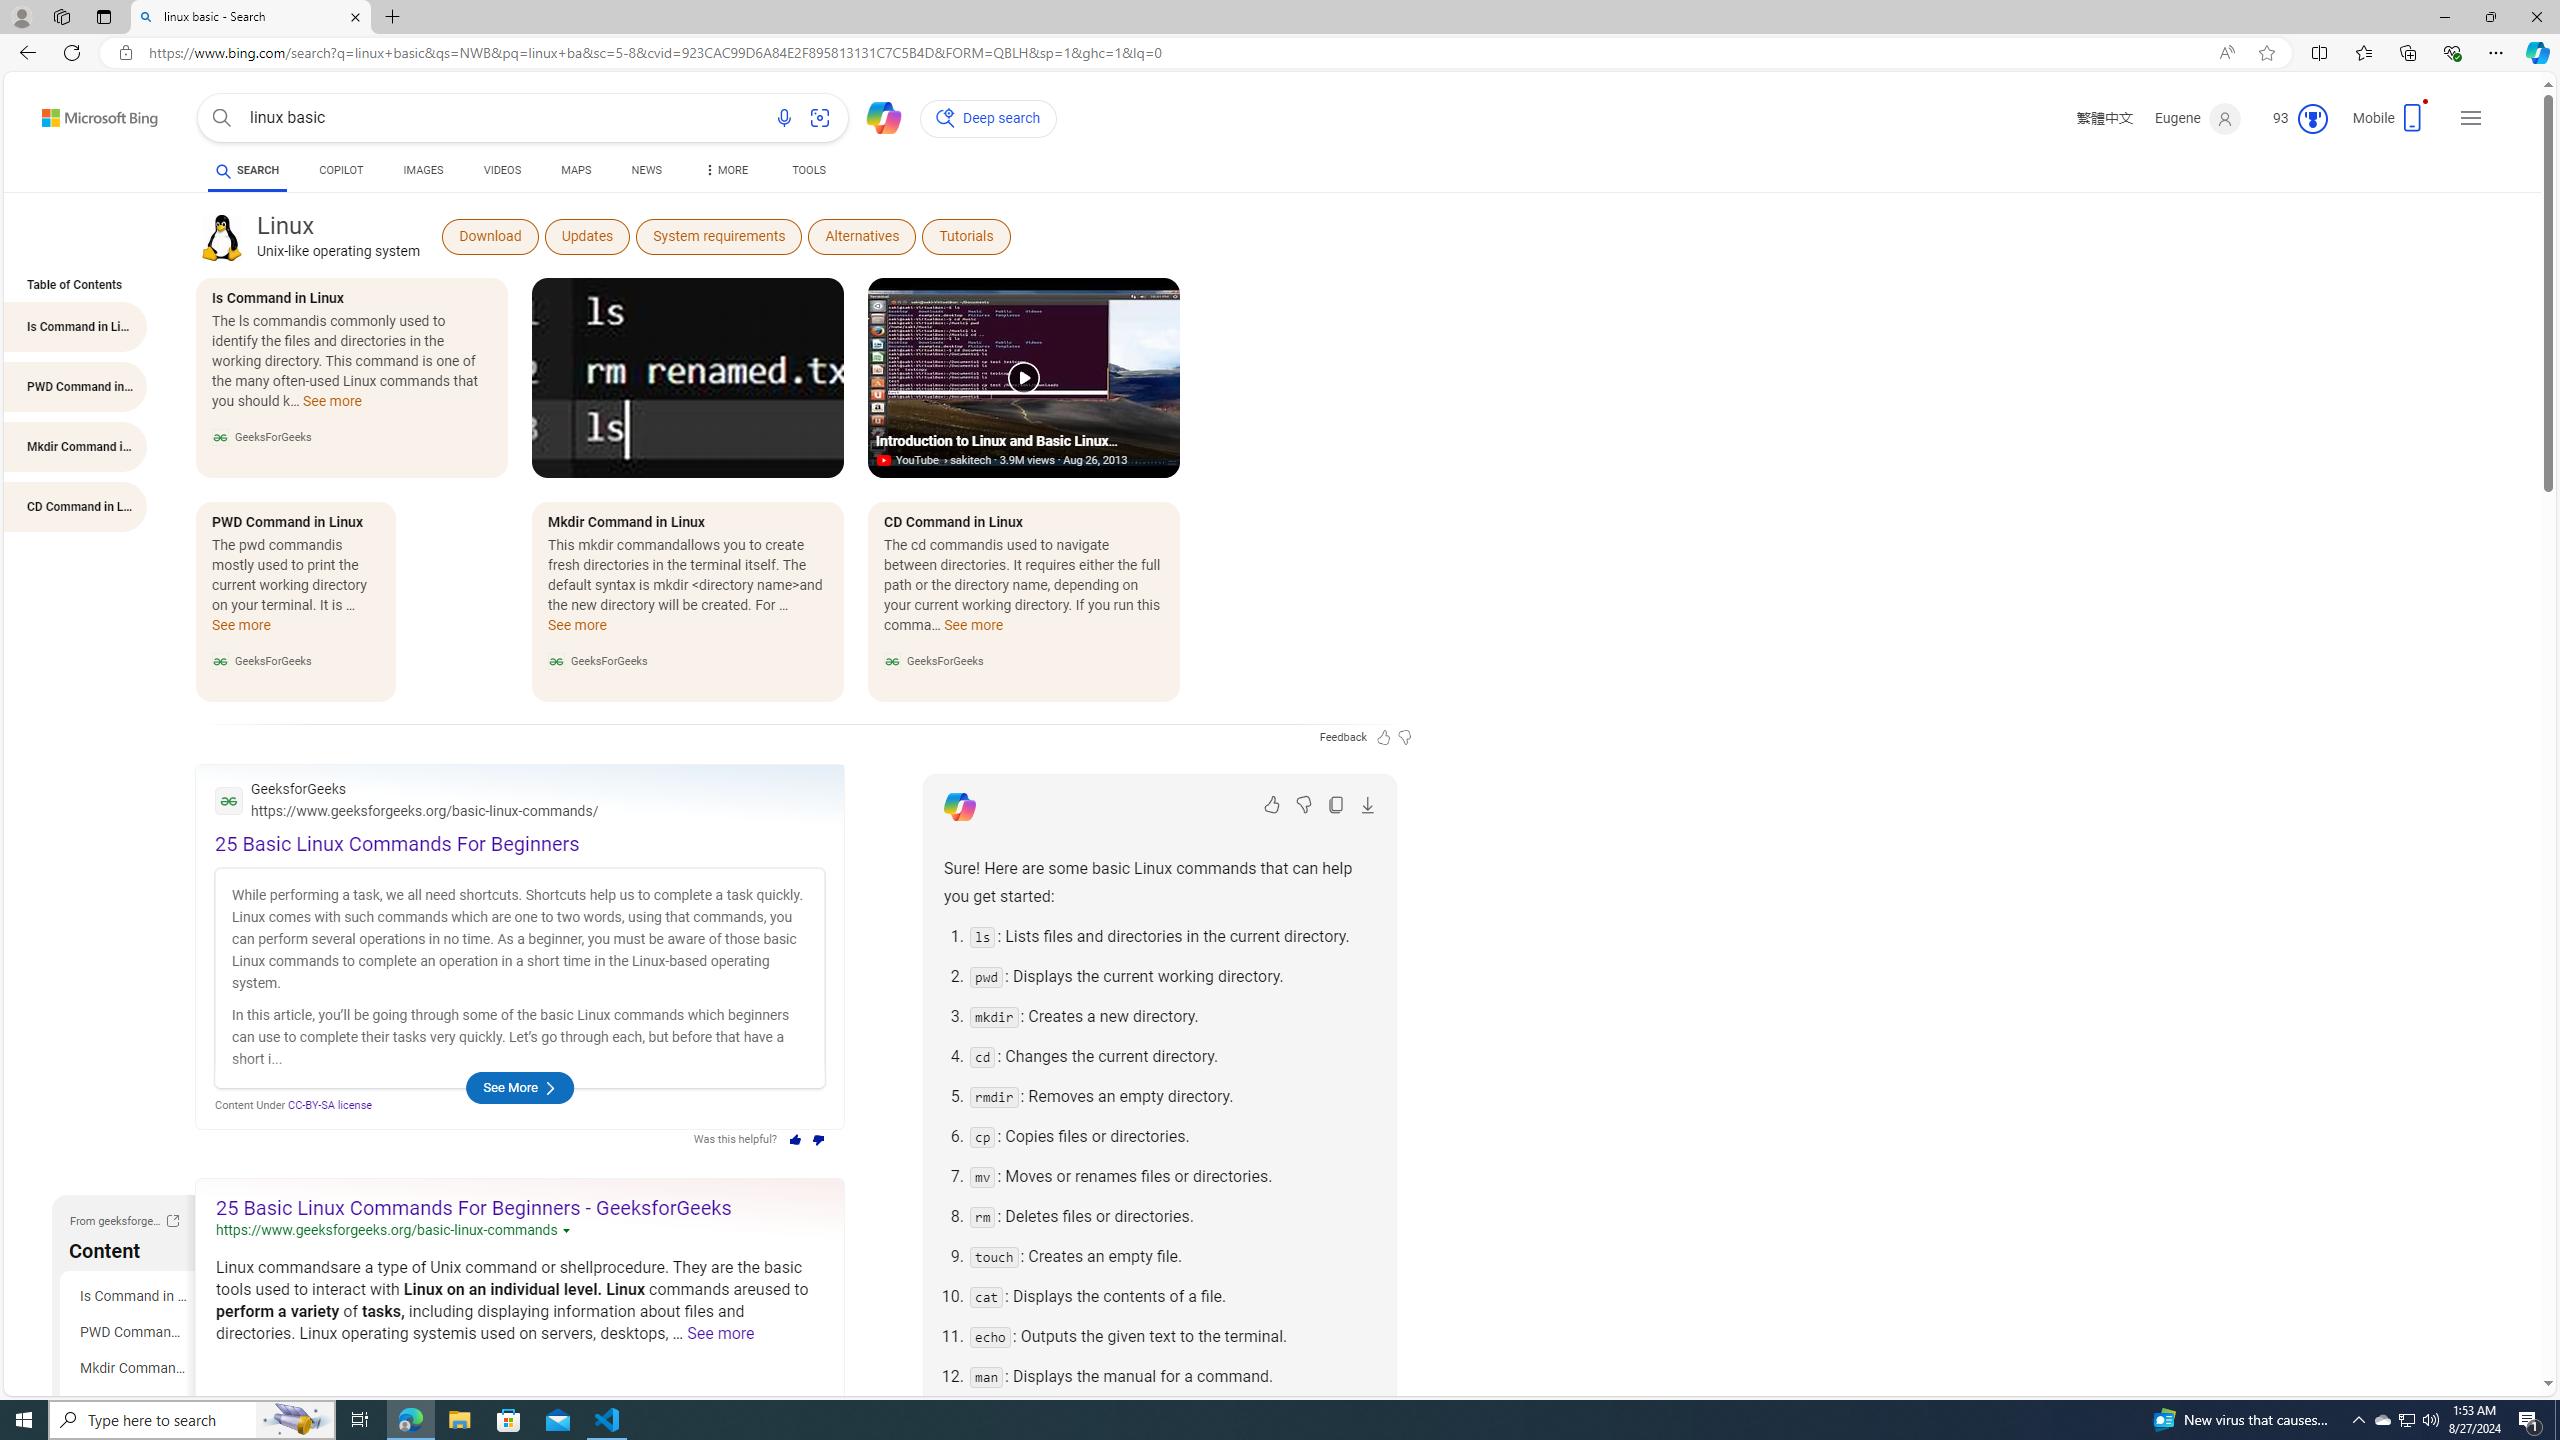 The height and width of the screenshot is (1440, 2560). What do you see at coordinates (575, 169) in the screenshot?
I see `'MAPS'` at bounding box center [575, 169].